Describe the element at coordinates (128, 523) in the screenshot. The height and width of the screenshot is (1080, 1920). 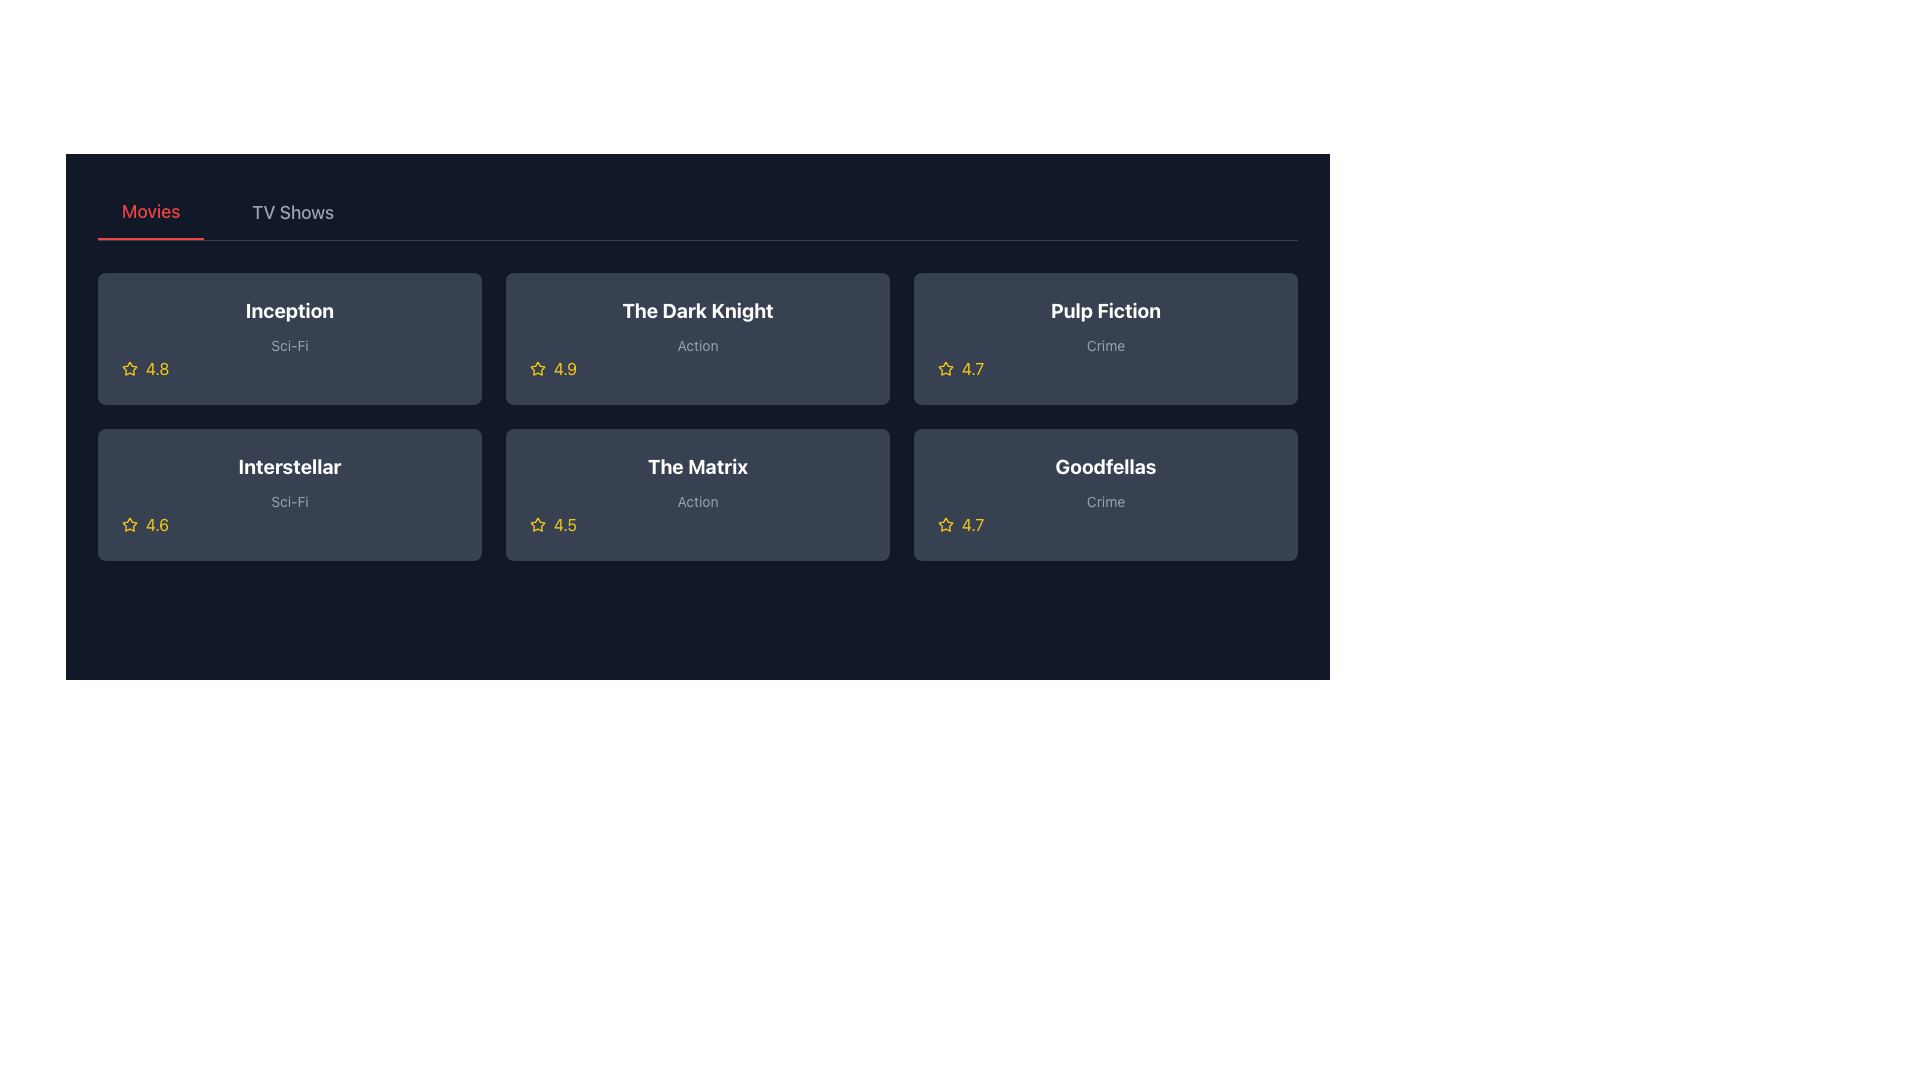
I see `the yellow star-shaped rating icon located to the left of the rating score '4.6' in the bottom row of the movie grid for 'Interstellar'` at that location.